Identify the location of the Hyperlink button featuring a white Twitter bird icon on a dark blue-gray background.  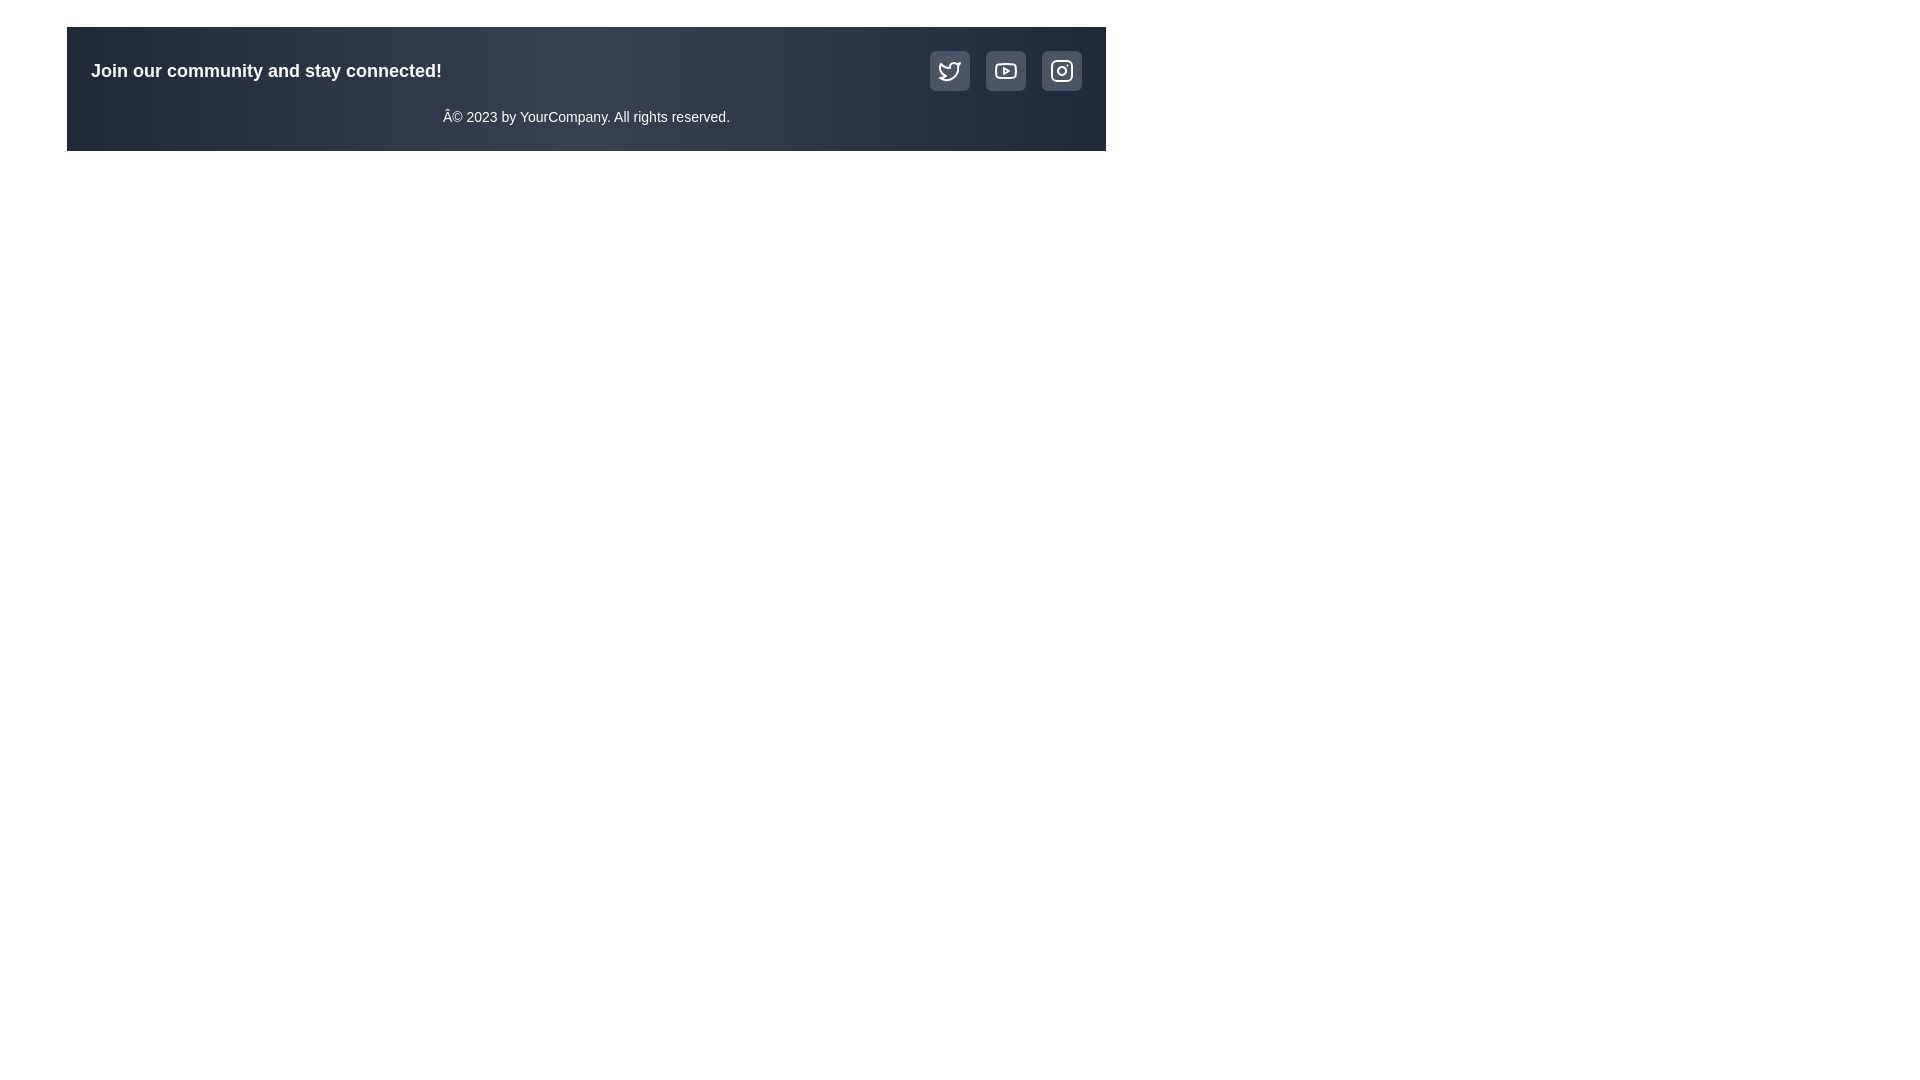
(949, 69).